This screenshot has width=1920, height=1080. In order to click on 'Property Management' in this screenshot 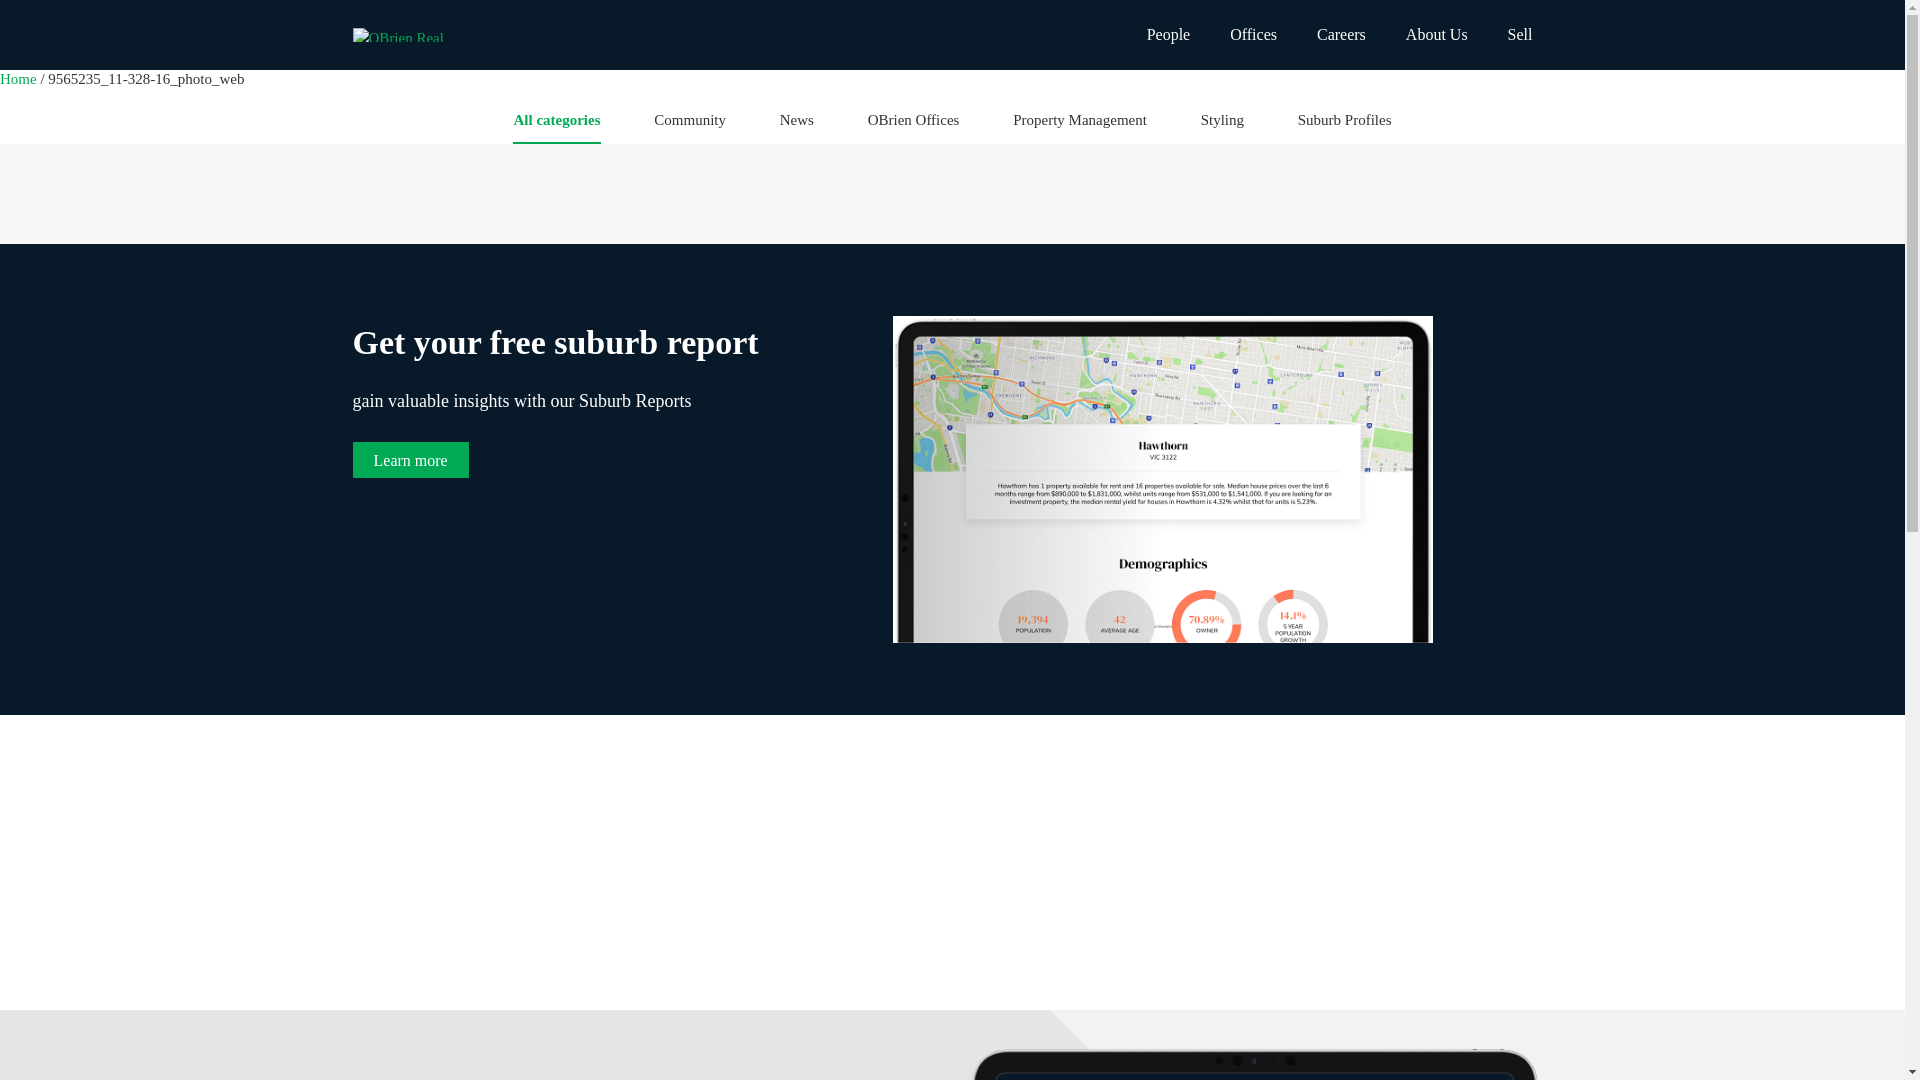, I will do `click(1012, 126)`.